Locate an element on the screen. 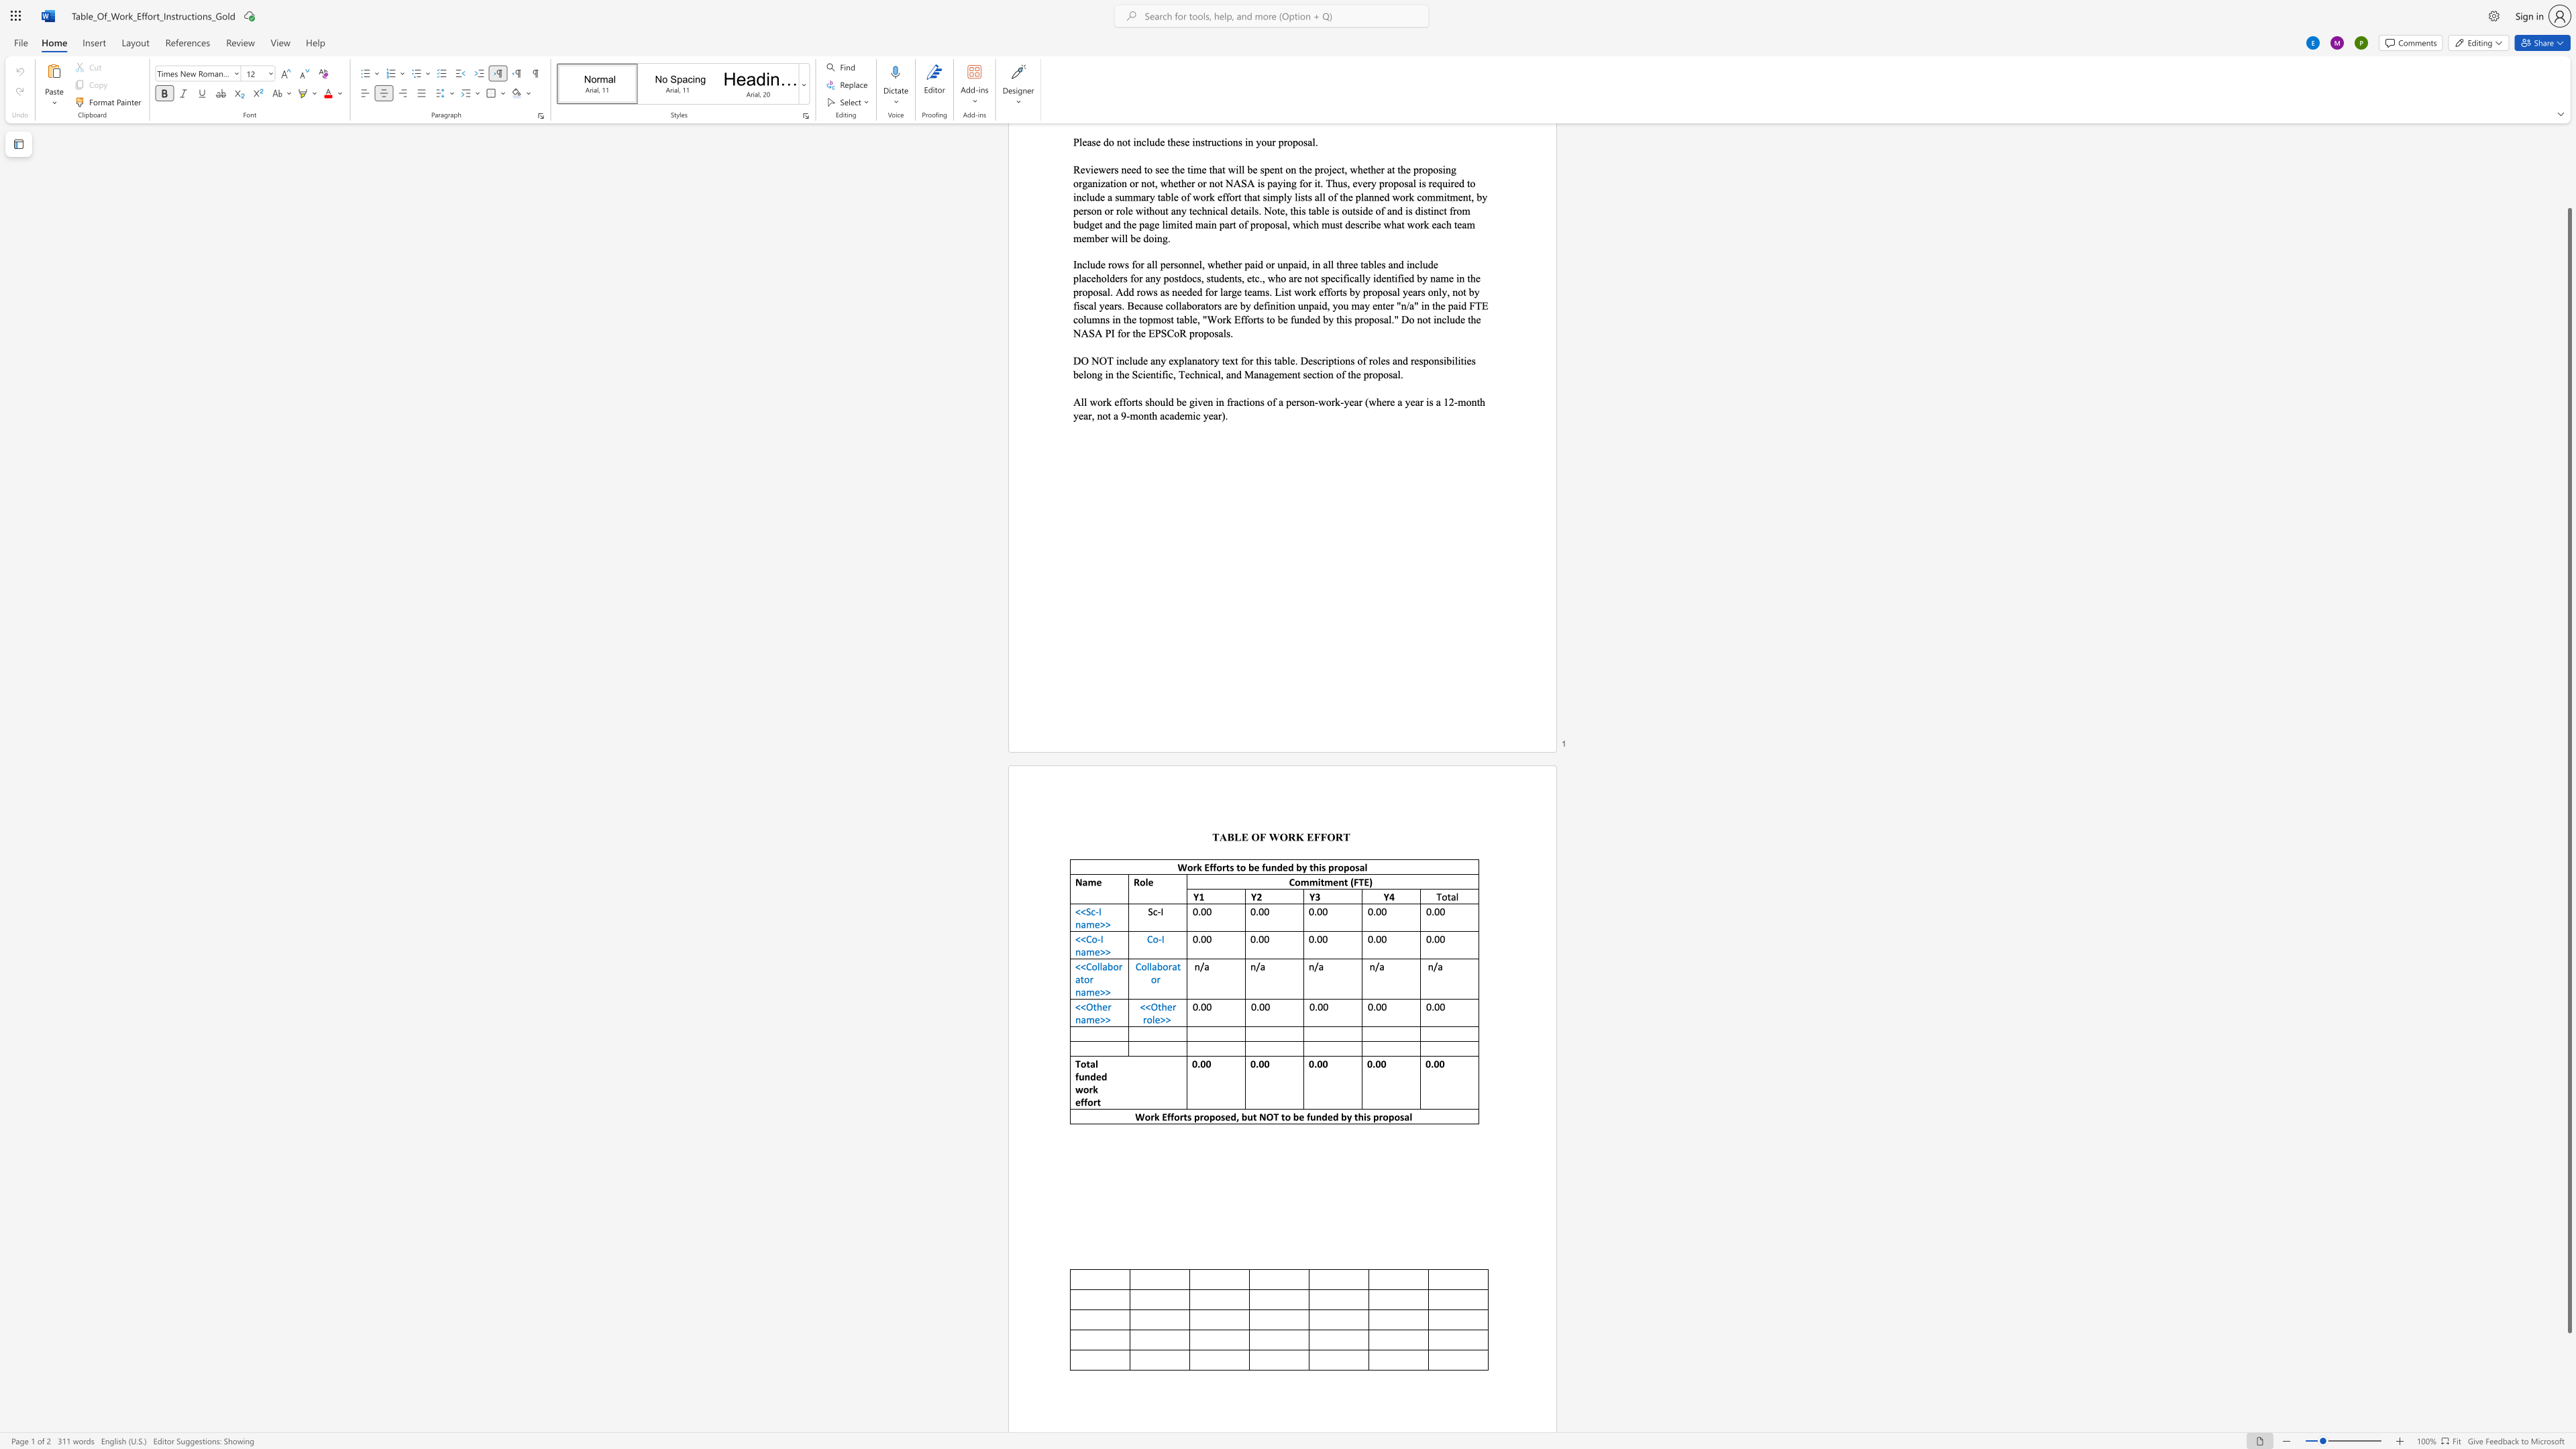  the scrollbar to move the content higher is located at coordinates (2568, 193).